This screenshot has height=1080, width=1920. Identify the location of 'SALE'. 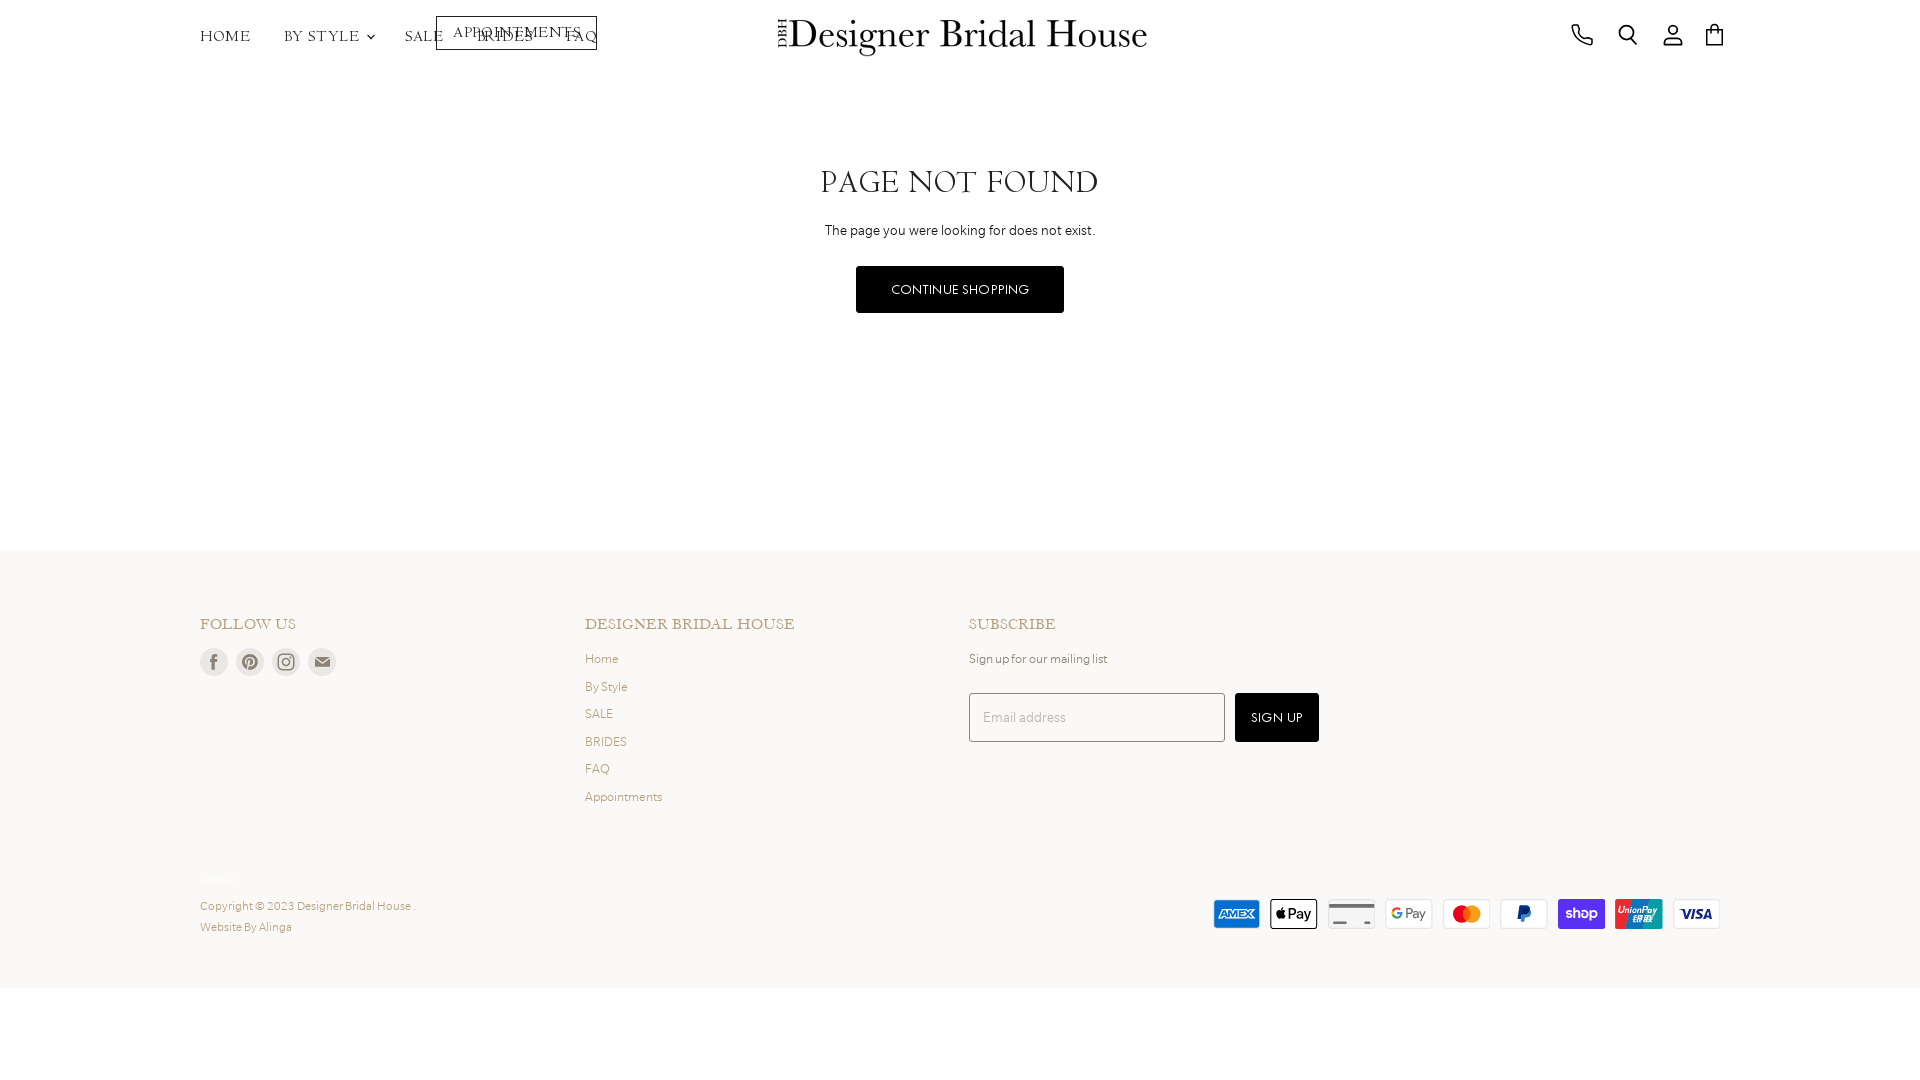
(423, 36).